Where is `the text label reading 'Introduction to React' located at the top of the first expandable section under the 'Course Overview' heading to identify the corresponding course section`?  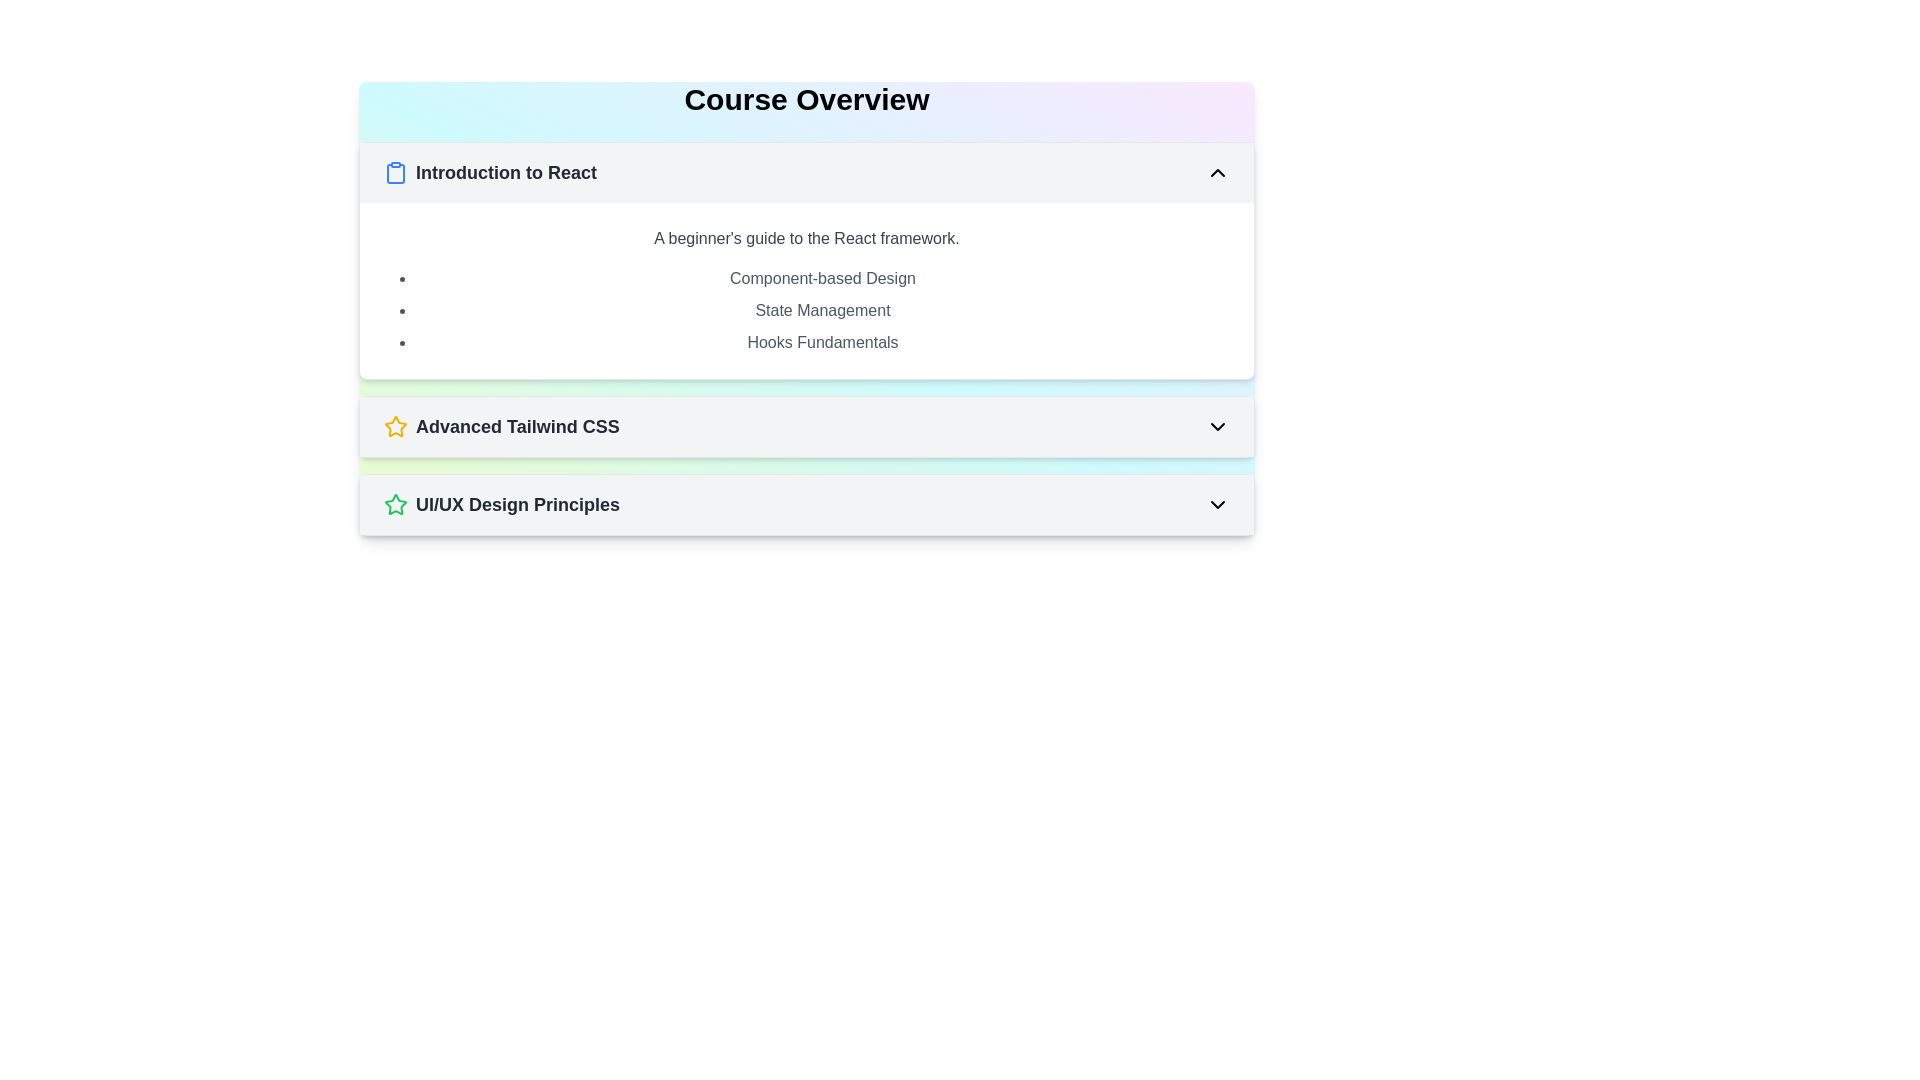
the text label reading 'Introduction to React' located at the top of the first expandable section under the 'Course Overview' heading to identify the corresponding course section is located at coordinates (506, 172).